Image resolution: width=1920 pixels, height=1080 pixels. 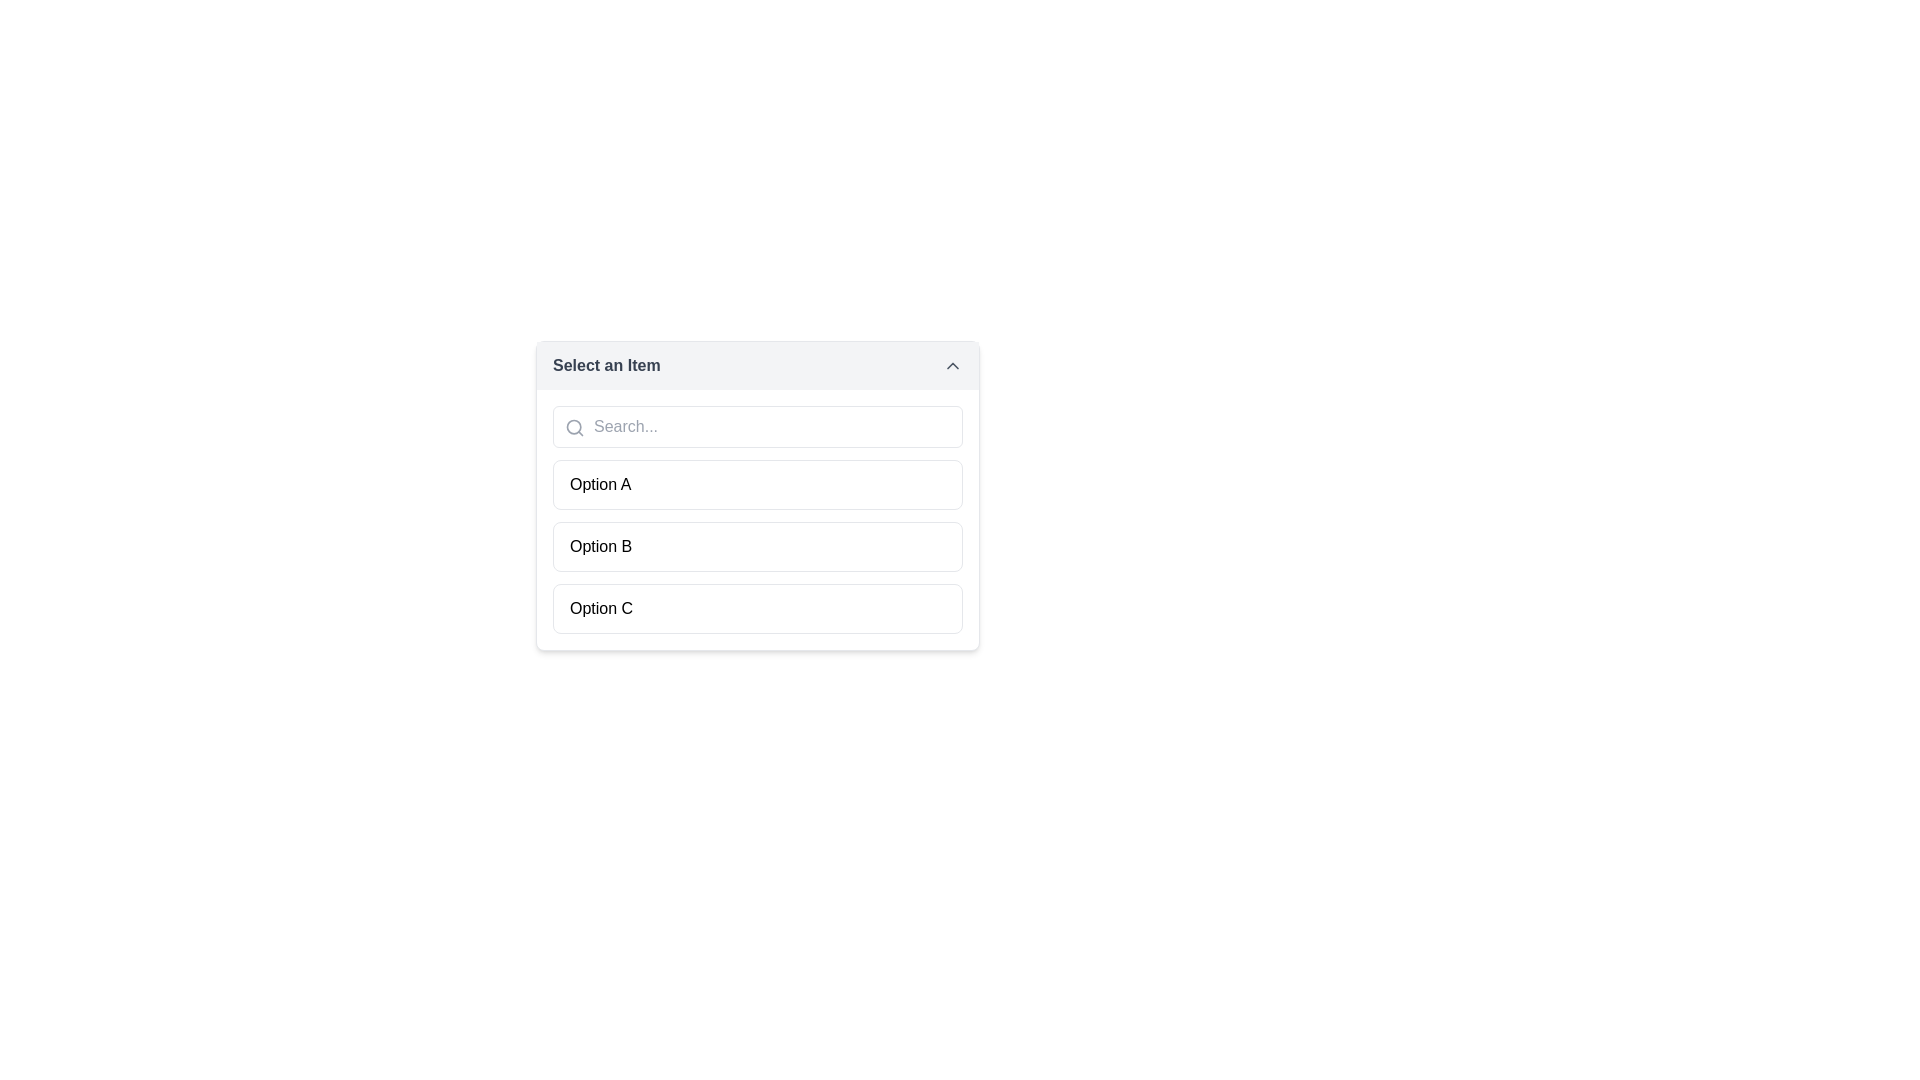 I want to click on the text label 'Option B' which is the second item in a dropdown list of options, so click(x=599, y=547).